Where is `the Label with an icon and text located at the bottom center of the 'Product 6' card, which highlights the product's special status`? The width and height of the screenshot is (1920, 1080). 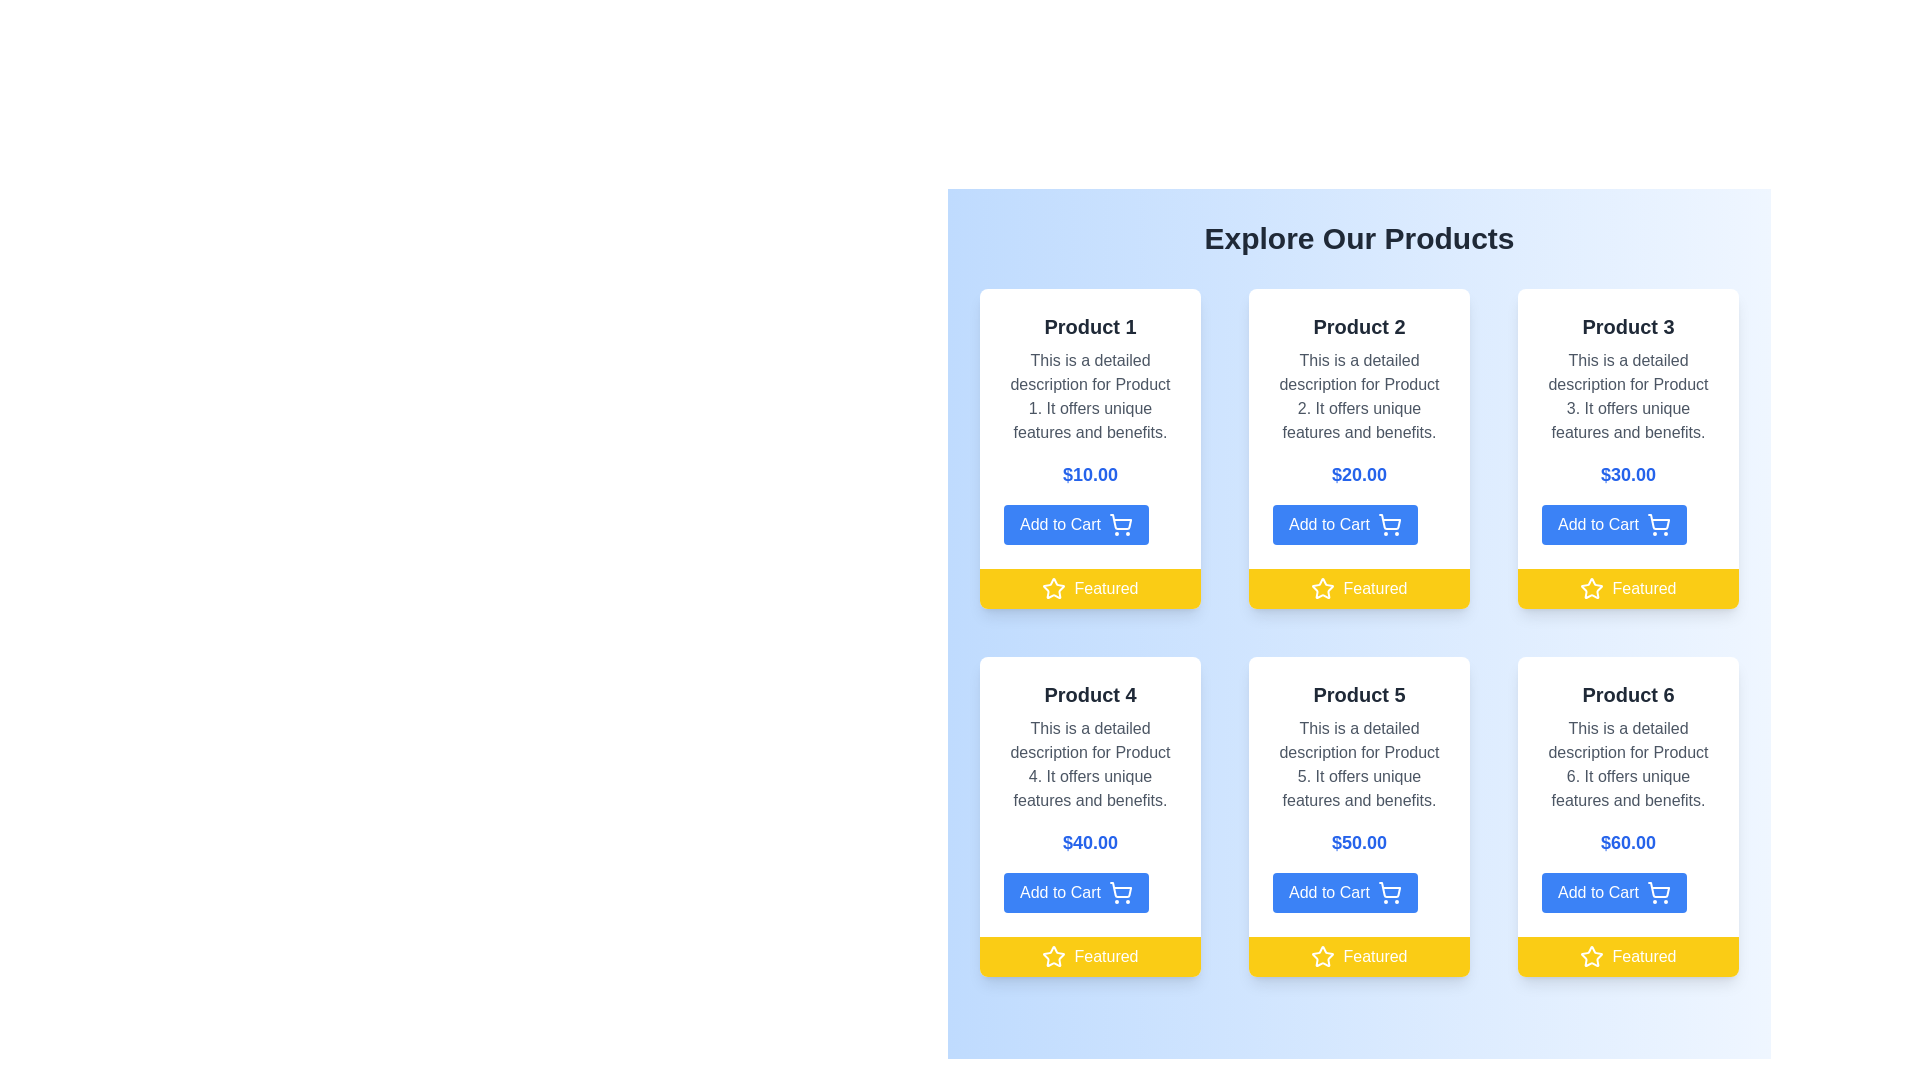 the Label with an icon and text located at the bottom center of the 'Product 6' card, which highlights the product's special status is located at coordinates (1628, 955).